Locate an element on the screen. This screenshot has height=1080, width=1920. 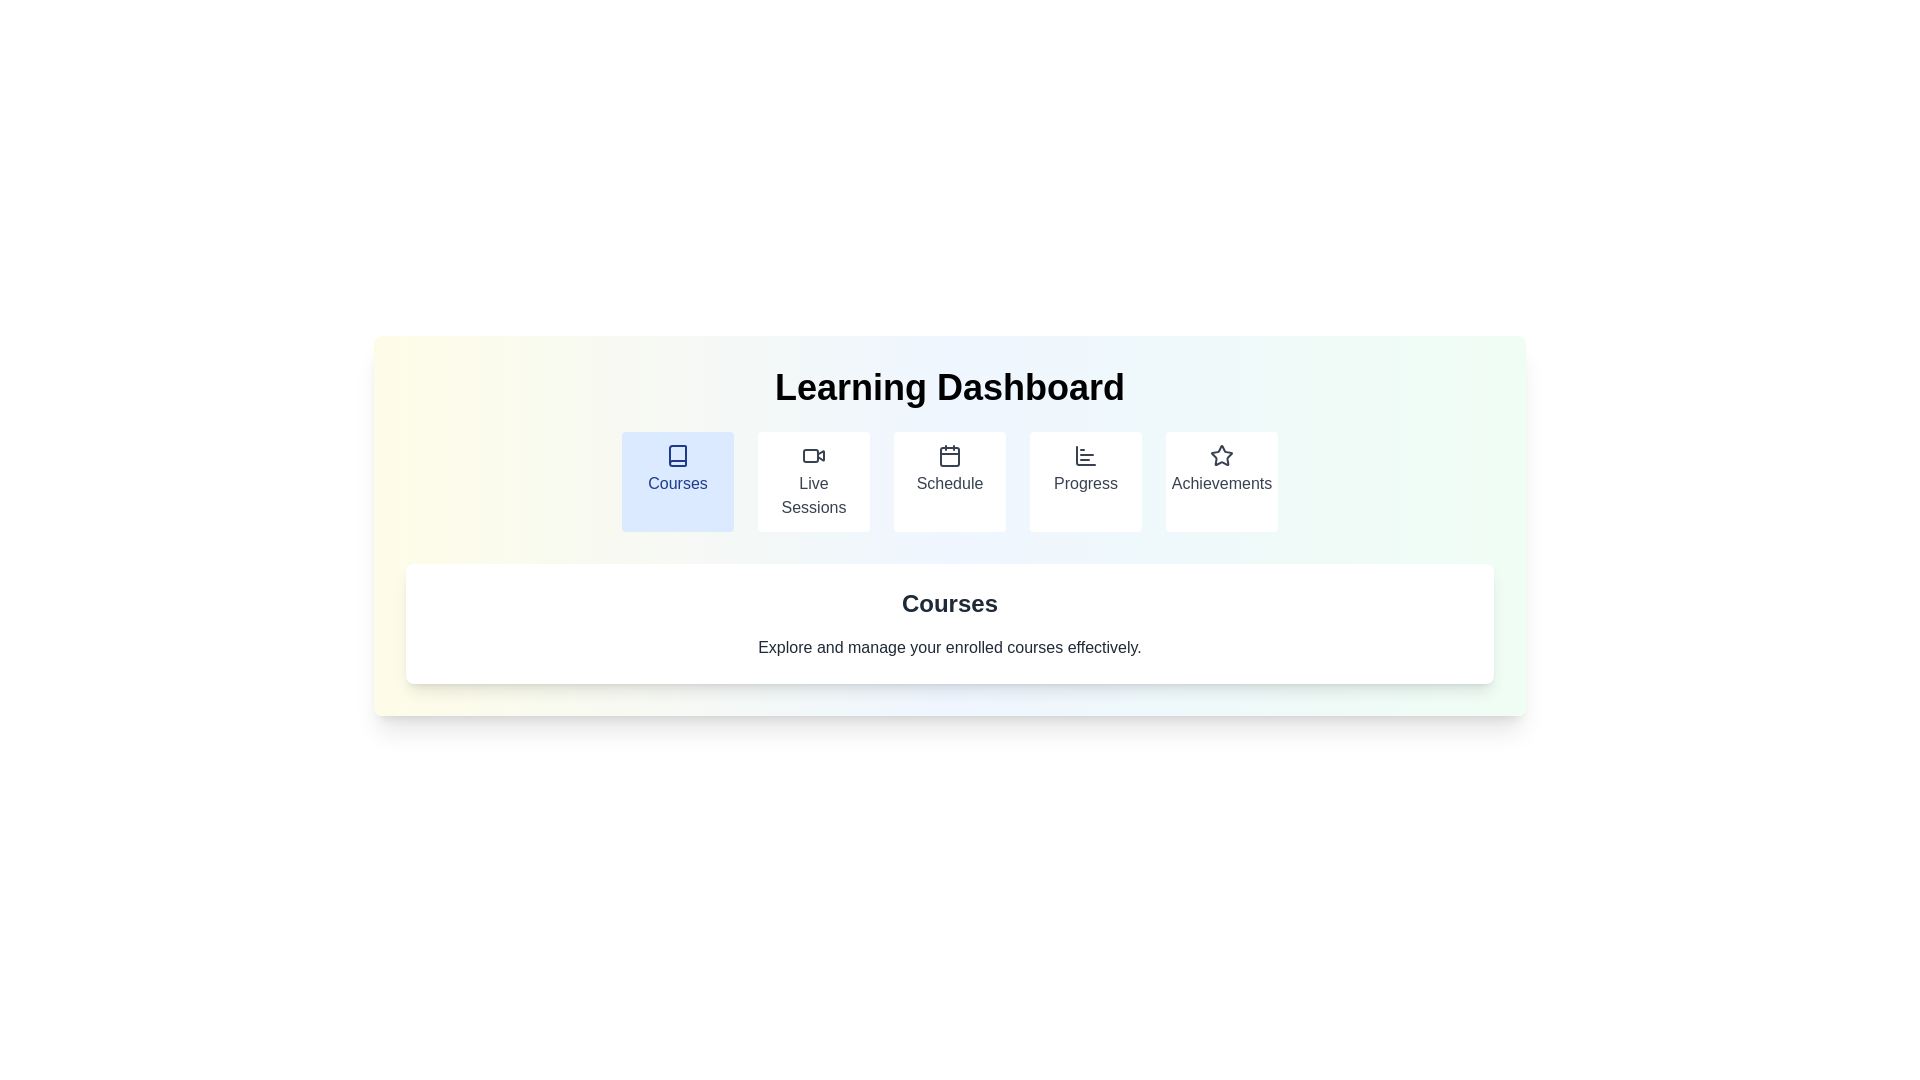
the graphic book icon within the 'Courses' card on the Learning Dashboard interface is located at coordinates (677, 455).